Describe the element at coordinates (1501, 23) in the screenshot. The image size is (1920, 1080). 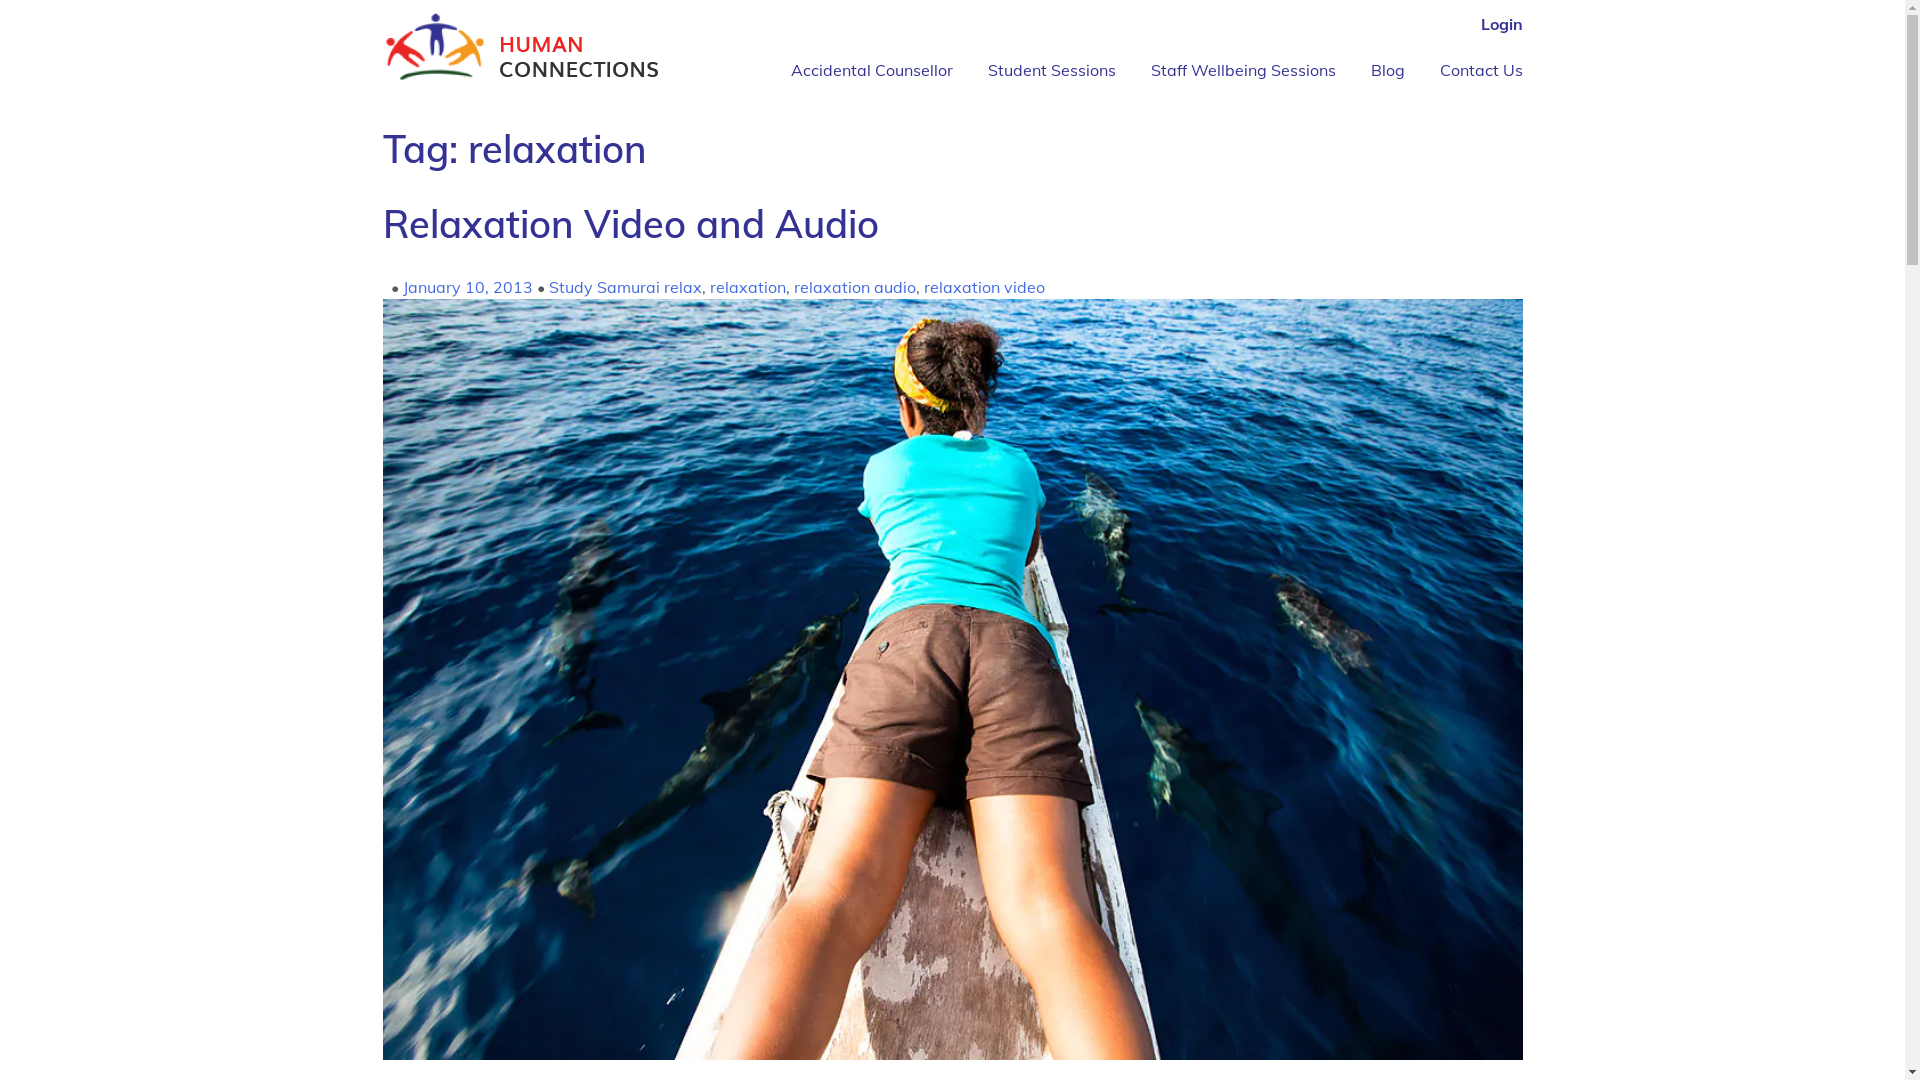
I see `'Login'` at that location.